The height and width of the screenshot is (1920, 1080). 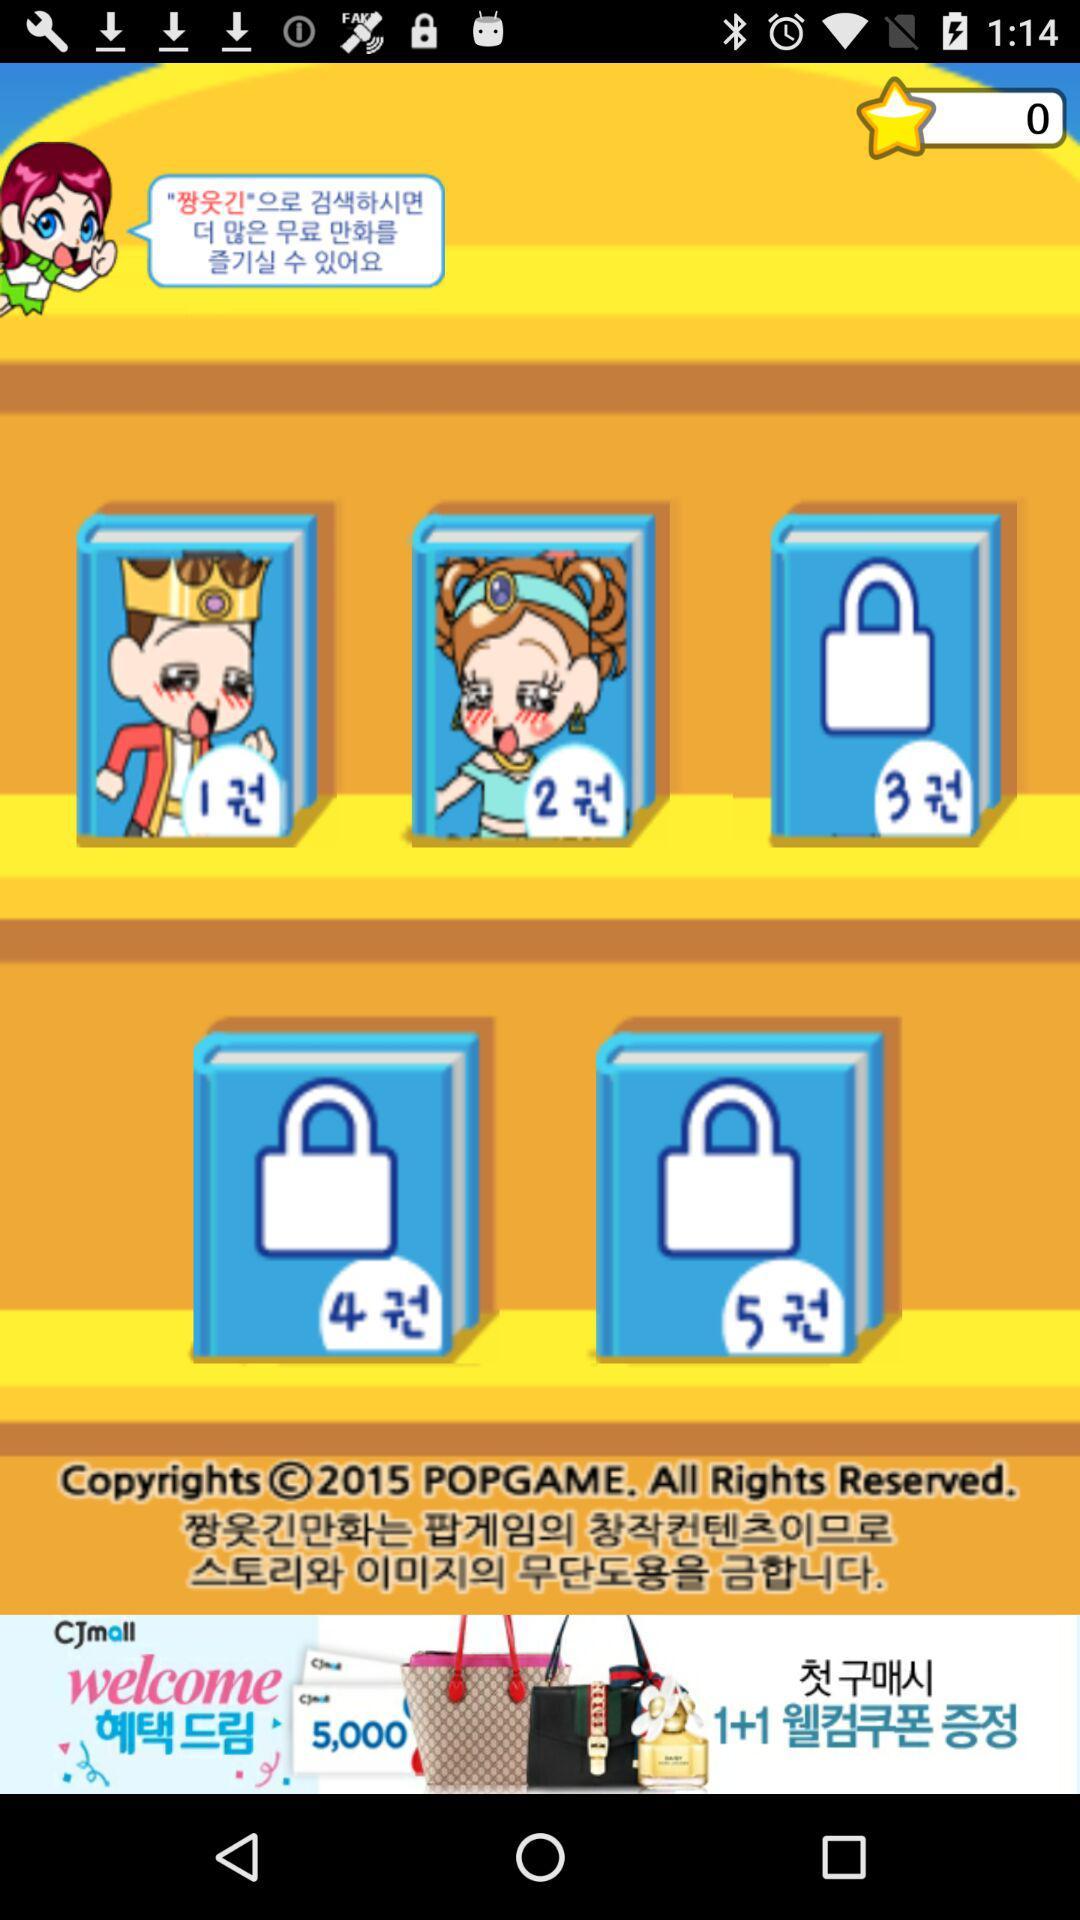 What do you see at coordinates (874, 672) in the screenshot?
I see `the third image` at bounding box center [874, 672].